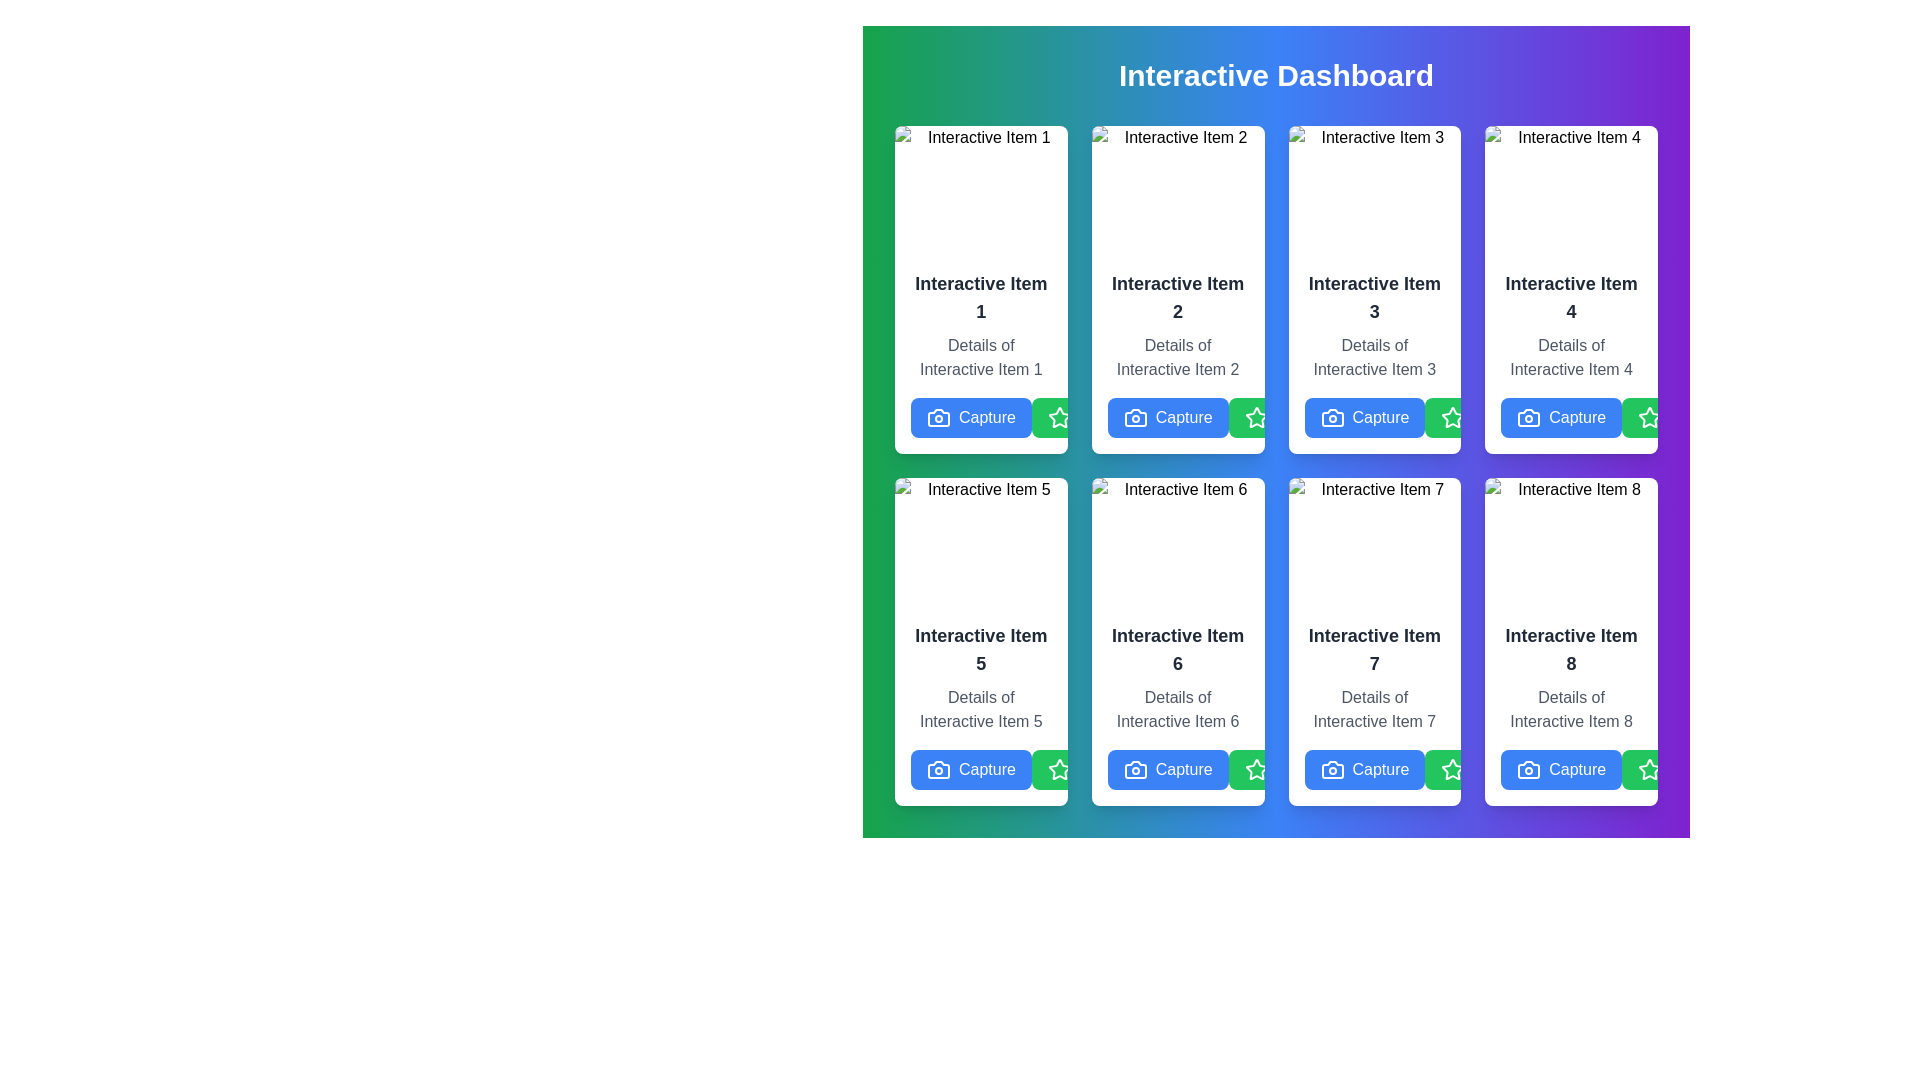 The image size is (1920, 1080). What do you see at coordinates (1570, 769) in the screenshot?
I see `the button that initiates a function related to capturing or recording for 'Interactive Item 8'` at bounding box center [1570, 769].